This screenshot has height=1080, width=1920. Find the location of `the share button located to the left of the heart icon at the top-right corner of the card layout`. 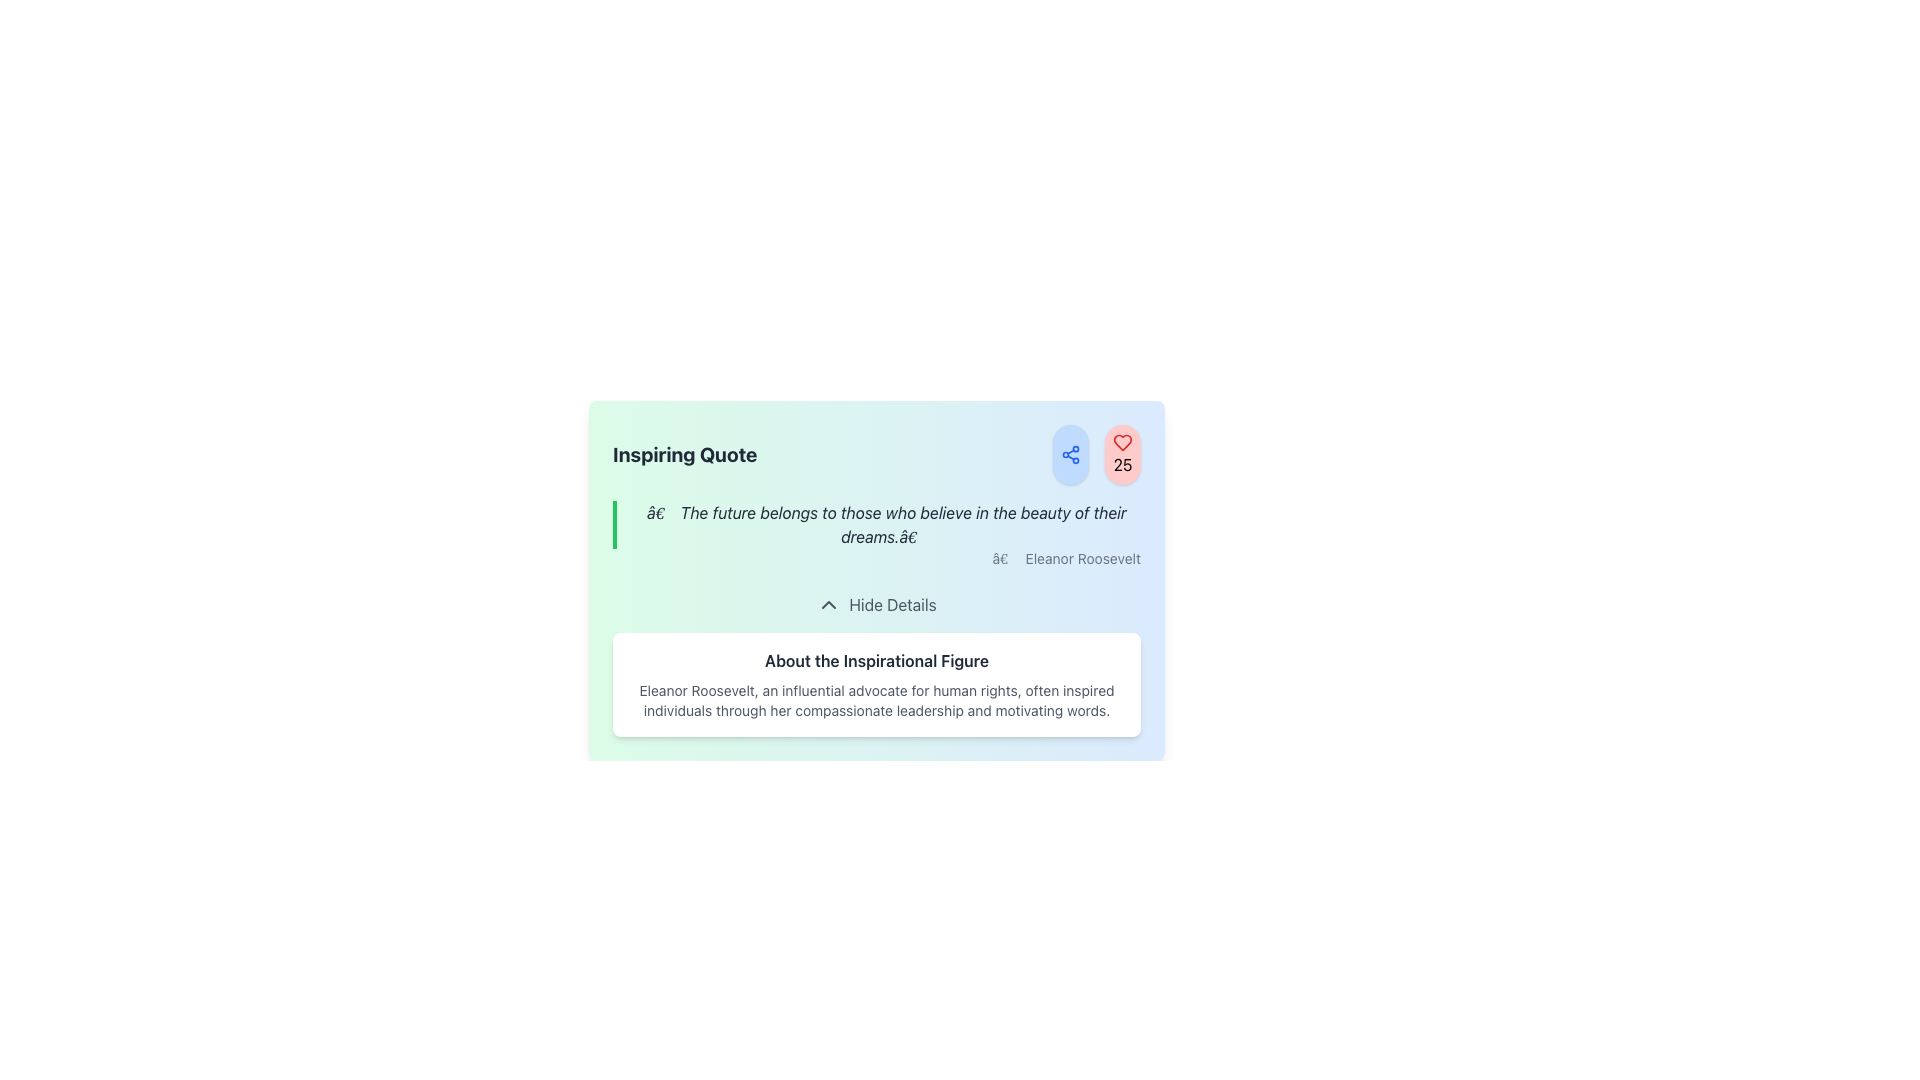

the share button located to the left of the heart icon at the top-right corner of the card layout is located at coordinates (1069, 455).